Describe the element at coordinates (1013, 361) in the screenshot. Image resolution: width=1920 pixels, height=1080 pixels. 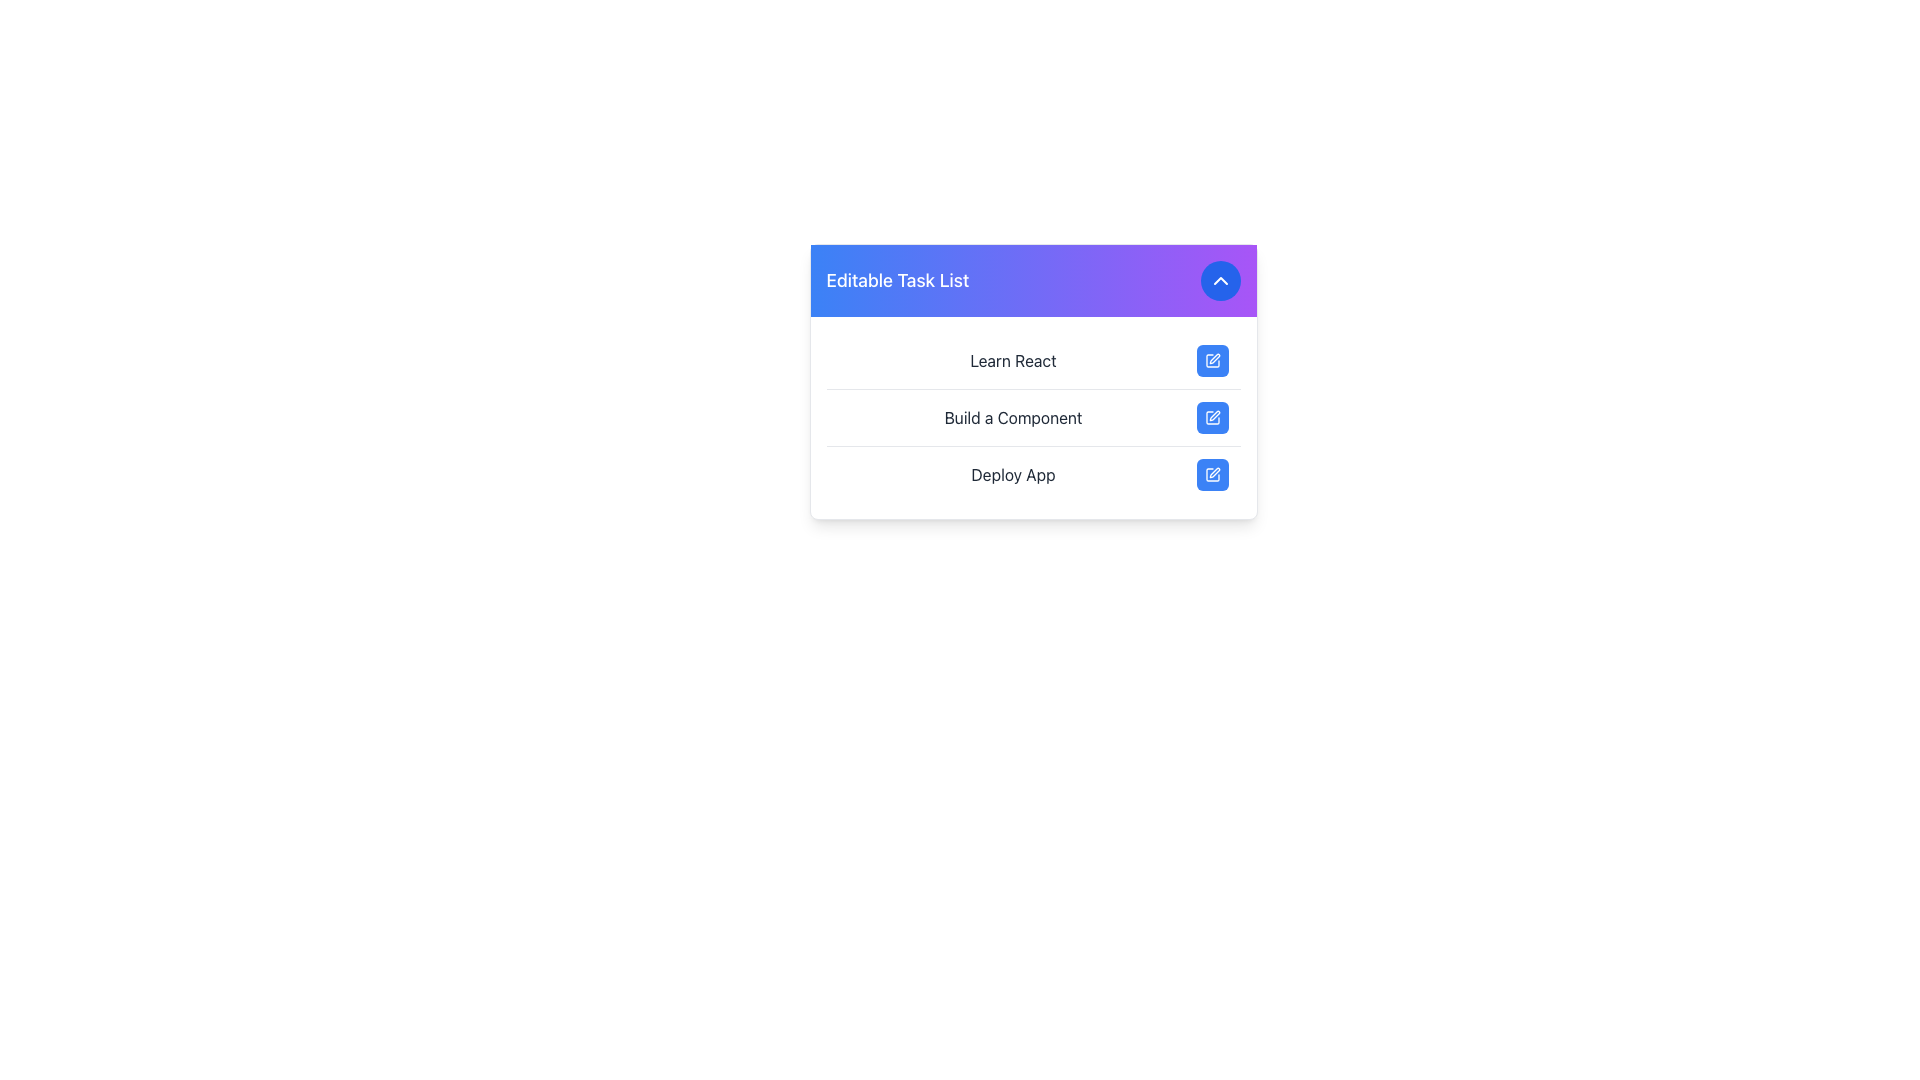
I see `the 'Learn React' text label` at that location.